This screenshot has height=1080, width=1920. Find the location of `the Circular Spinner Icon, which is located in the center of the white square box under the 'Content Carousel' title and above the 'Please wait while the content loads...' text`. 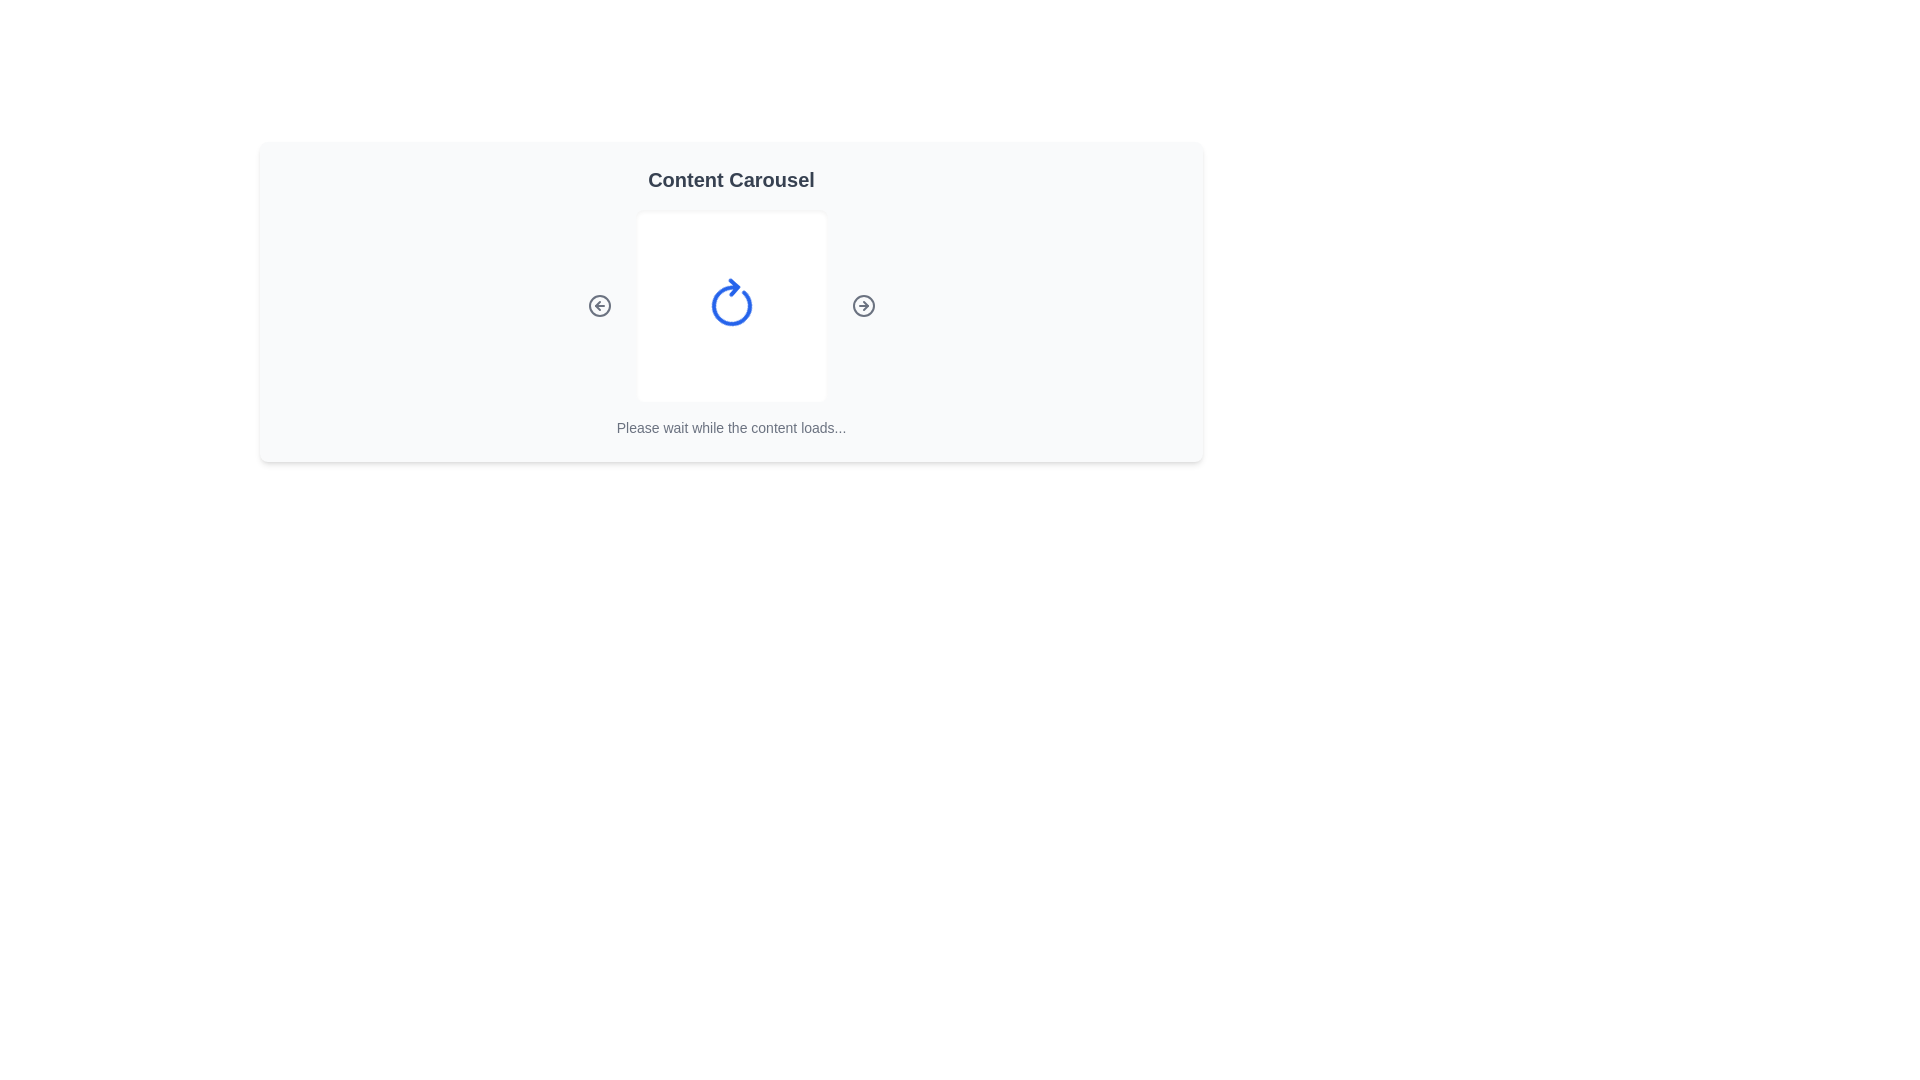

the Circular Spinner Icon, which is located in the center of the white square box under the 'Content Carousel' title and above the 'Please wait while the content loads...' text is located at coordinates (730, 305).